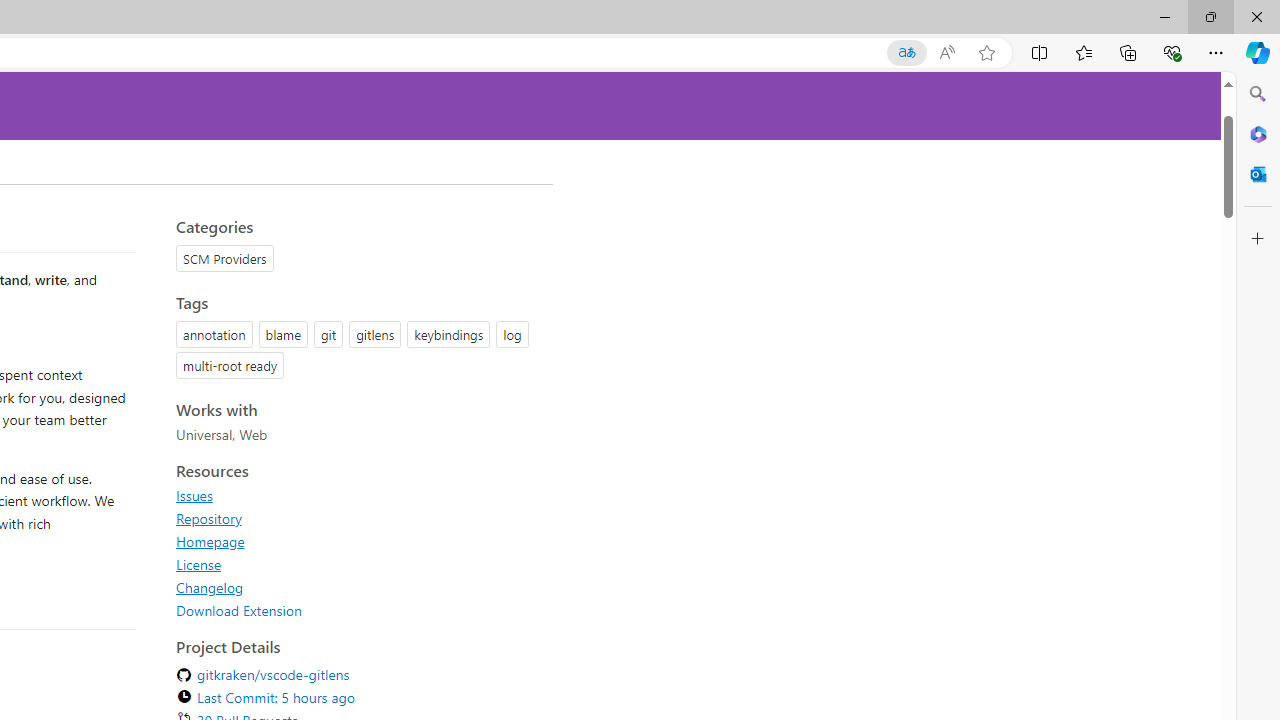 This screenshot has height=720, width=1280. I want to click on 'Settings and more (Alt+F)', so click(1215, 51).